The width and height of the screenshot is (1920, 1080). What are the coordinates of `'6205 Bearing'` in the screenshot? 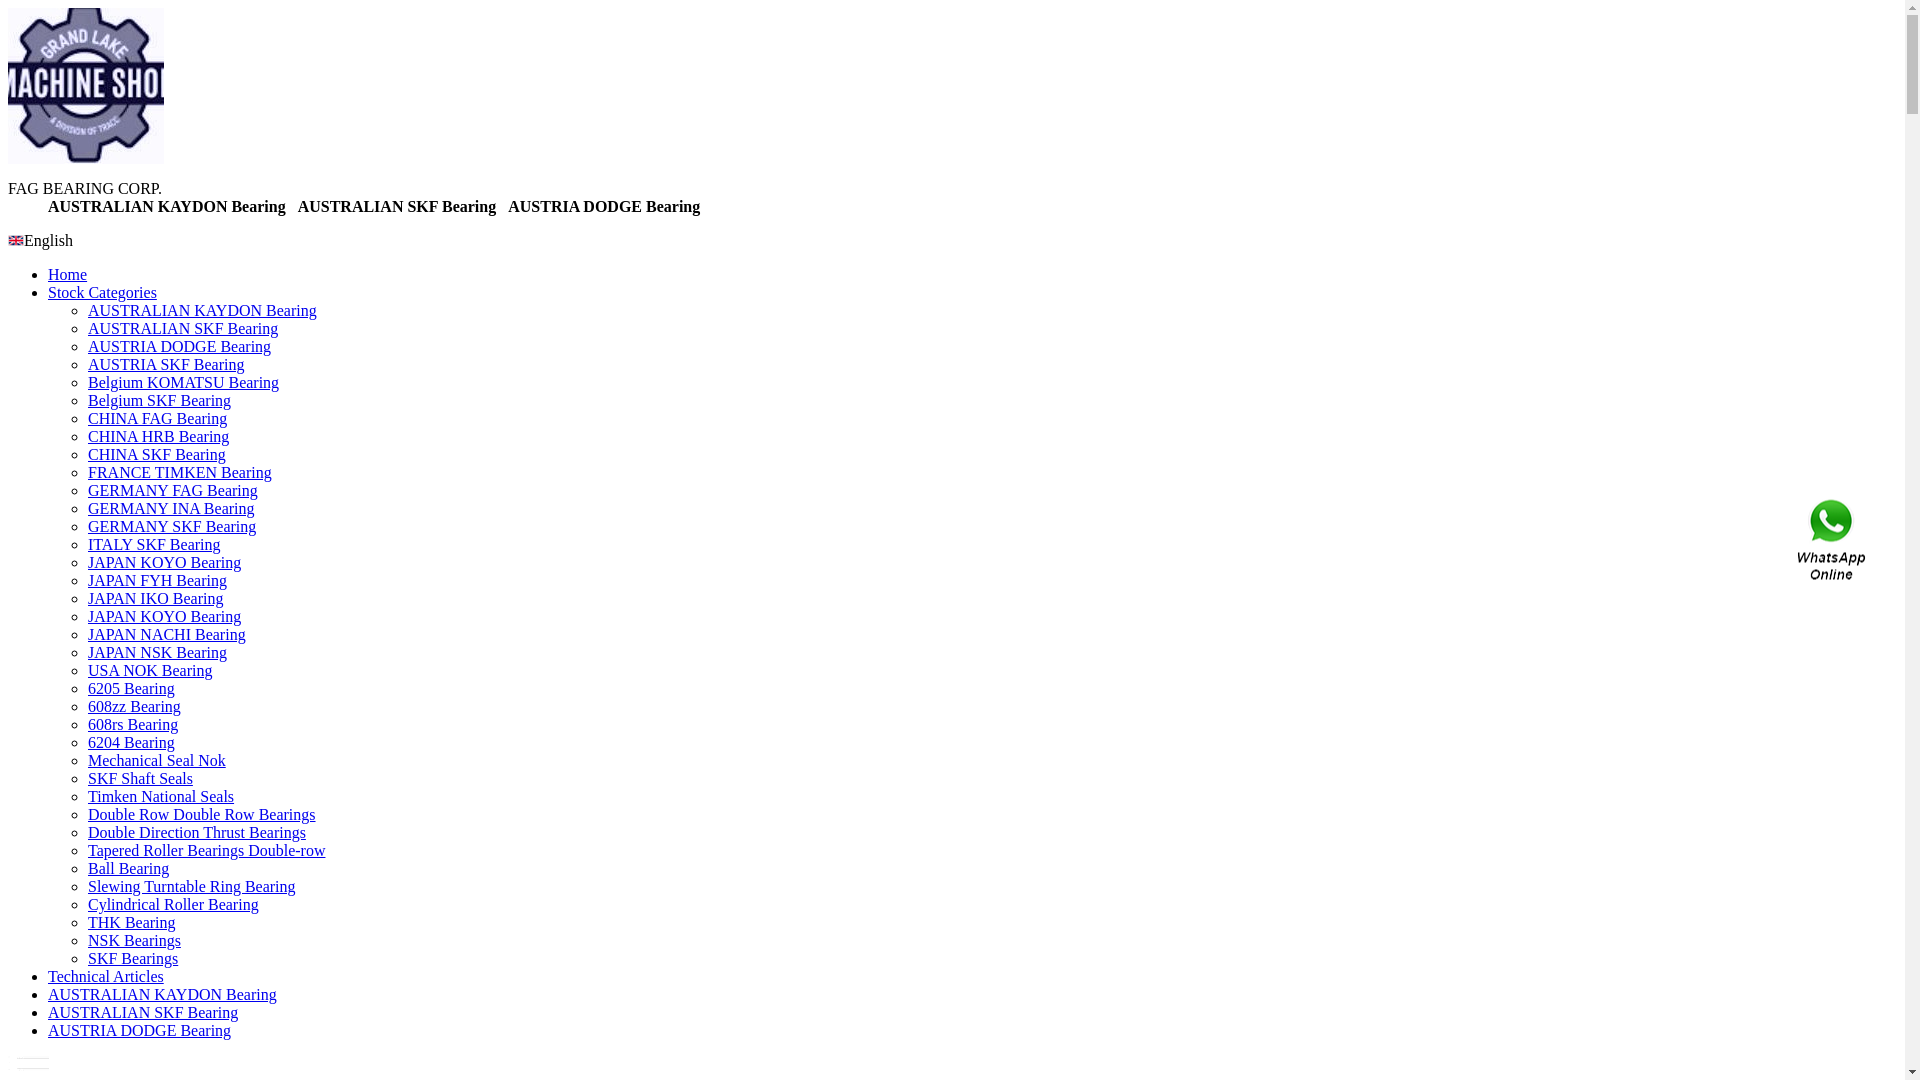 It's located at (130, 687).